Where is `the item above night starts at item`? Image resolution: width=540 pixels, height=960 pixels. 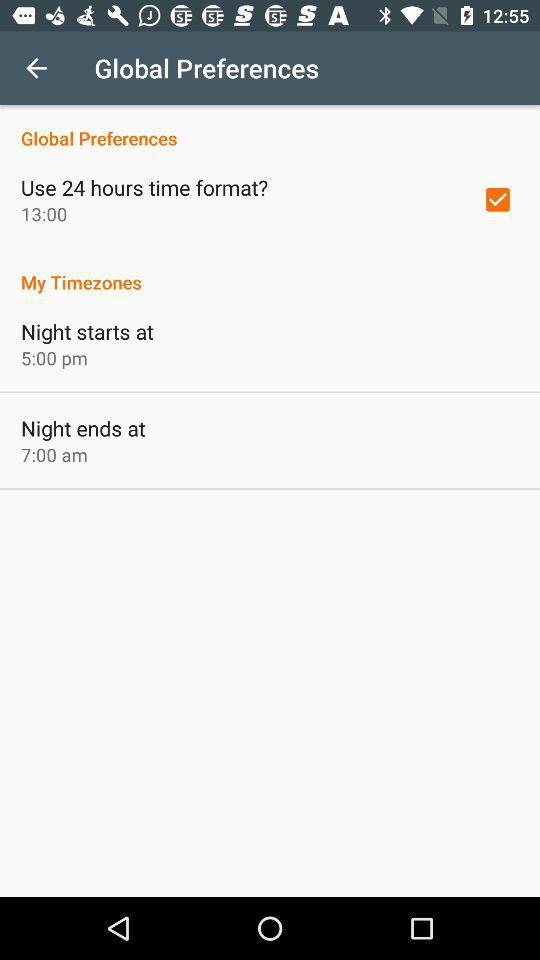
the item above night starts at item is located at coordinates (270, 270).